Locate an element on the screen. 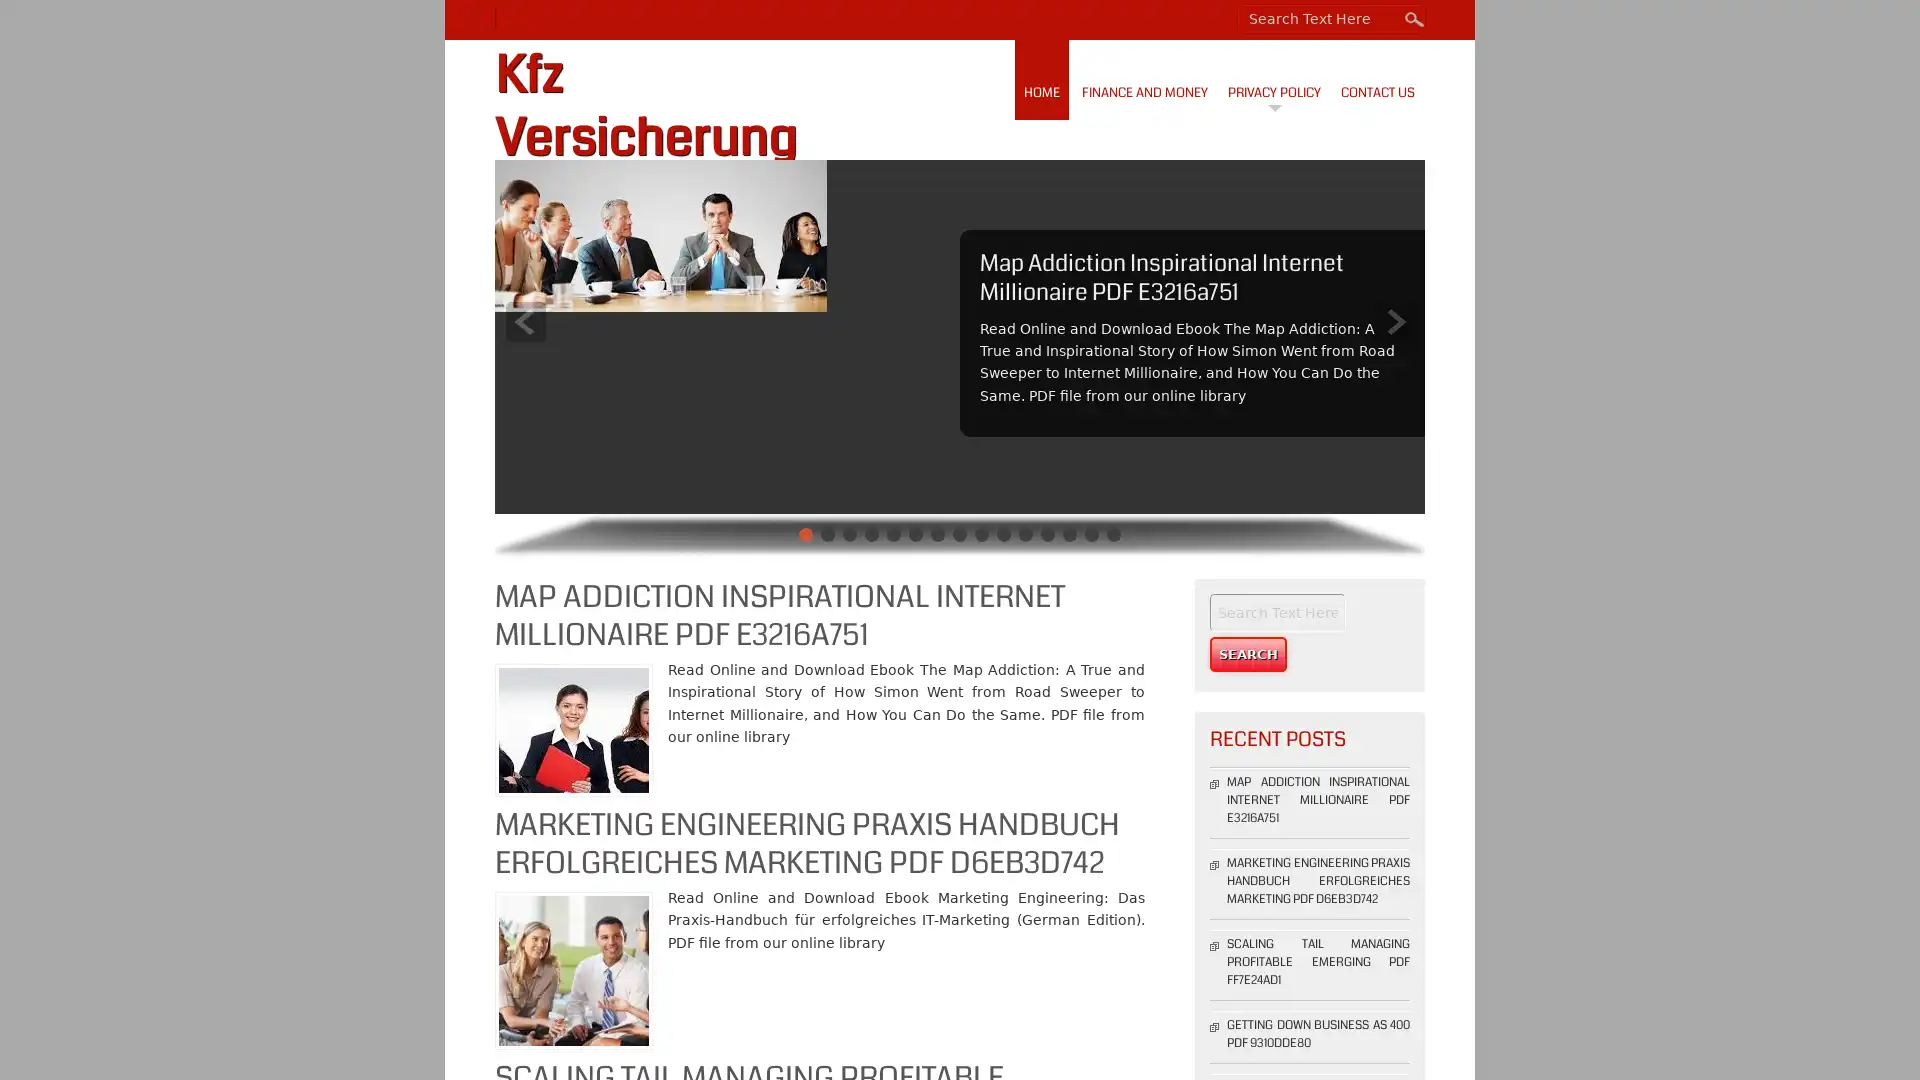 Image resolution: width=1920 pixels, height=1080 pixels. Search is located at coordinates (1247, 654).